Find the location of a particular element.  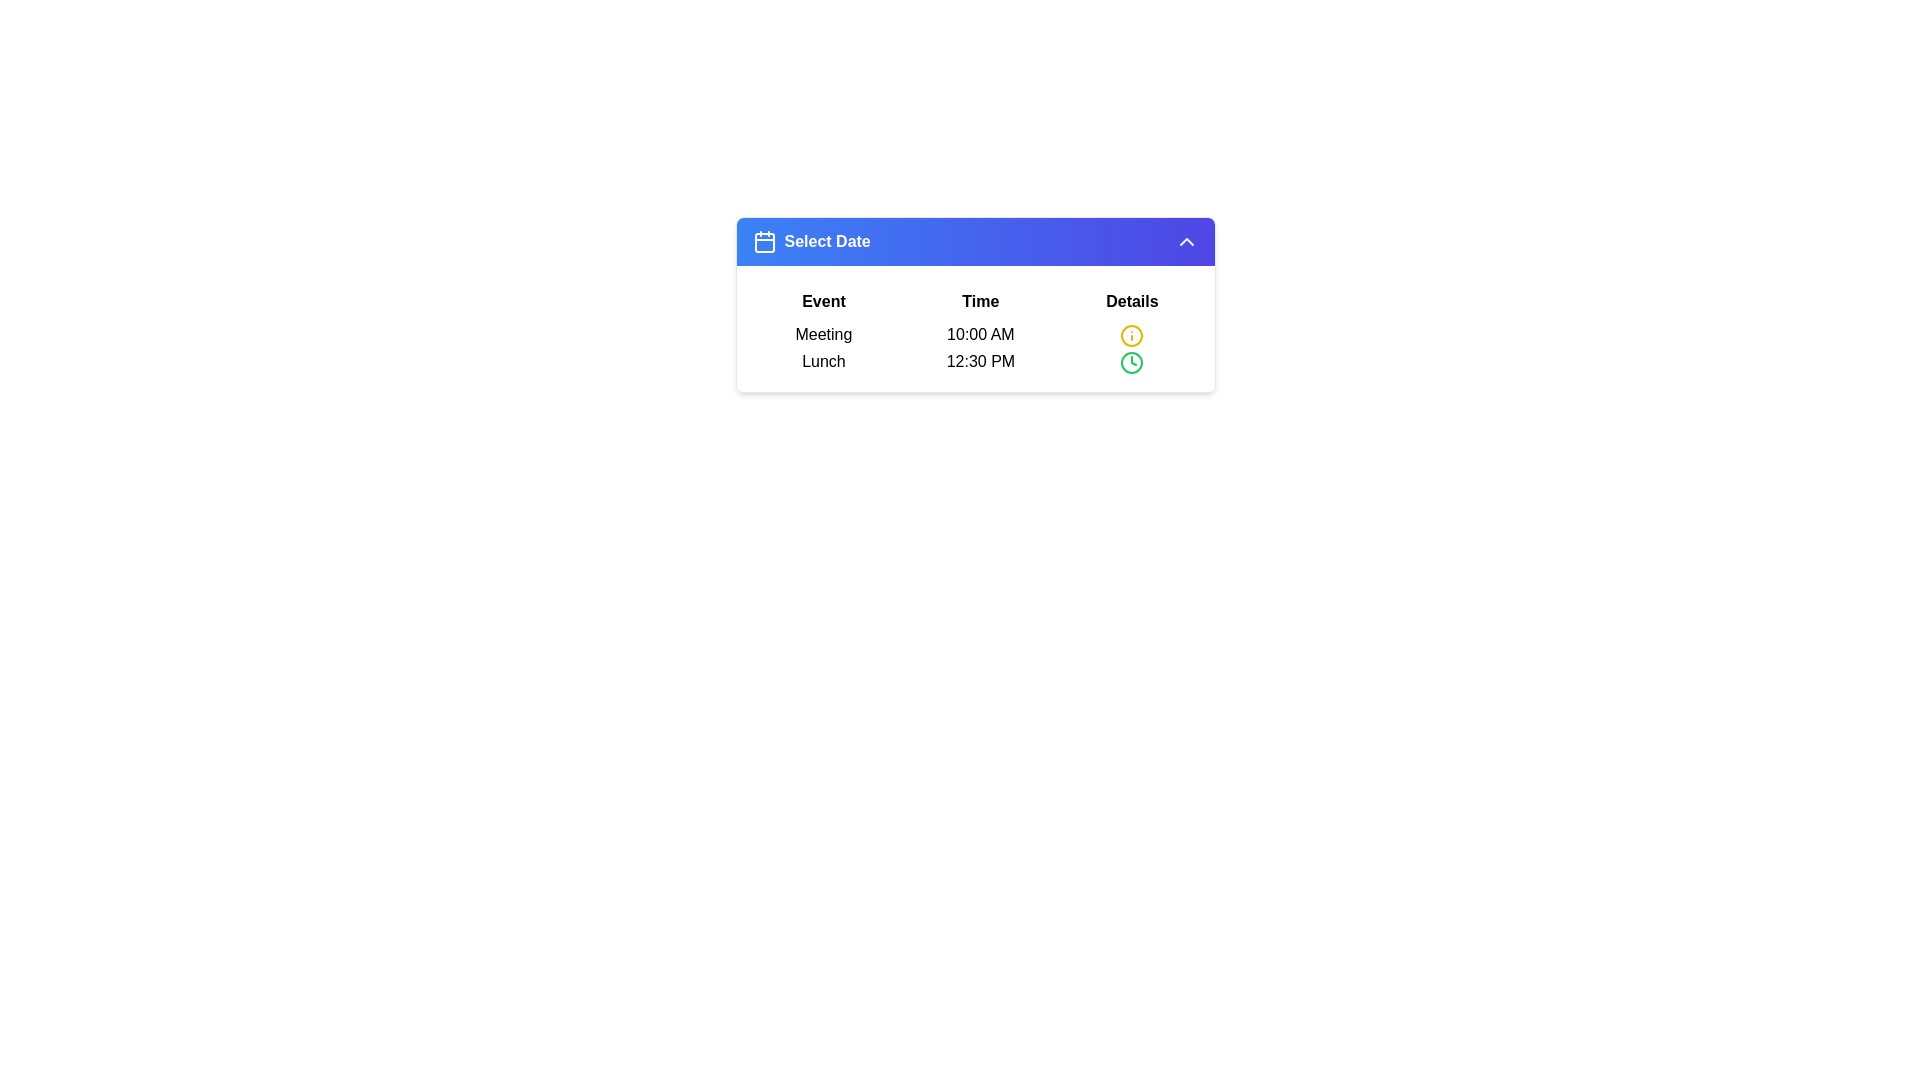

the table displaying scheduled events with columns labeled 'Event', 'Time', and 'Details' is located at coordinates (975, 327).